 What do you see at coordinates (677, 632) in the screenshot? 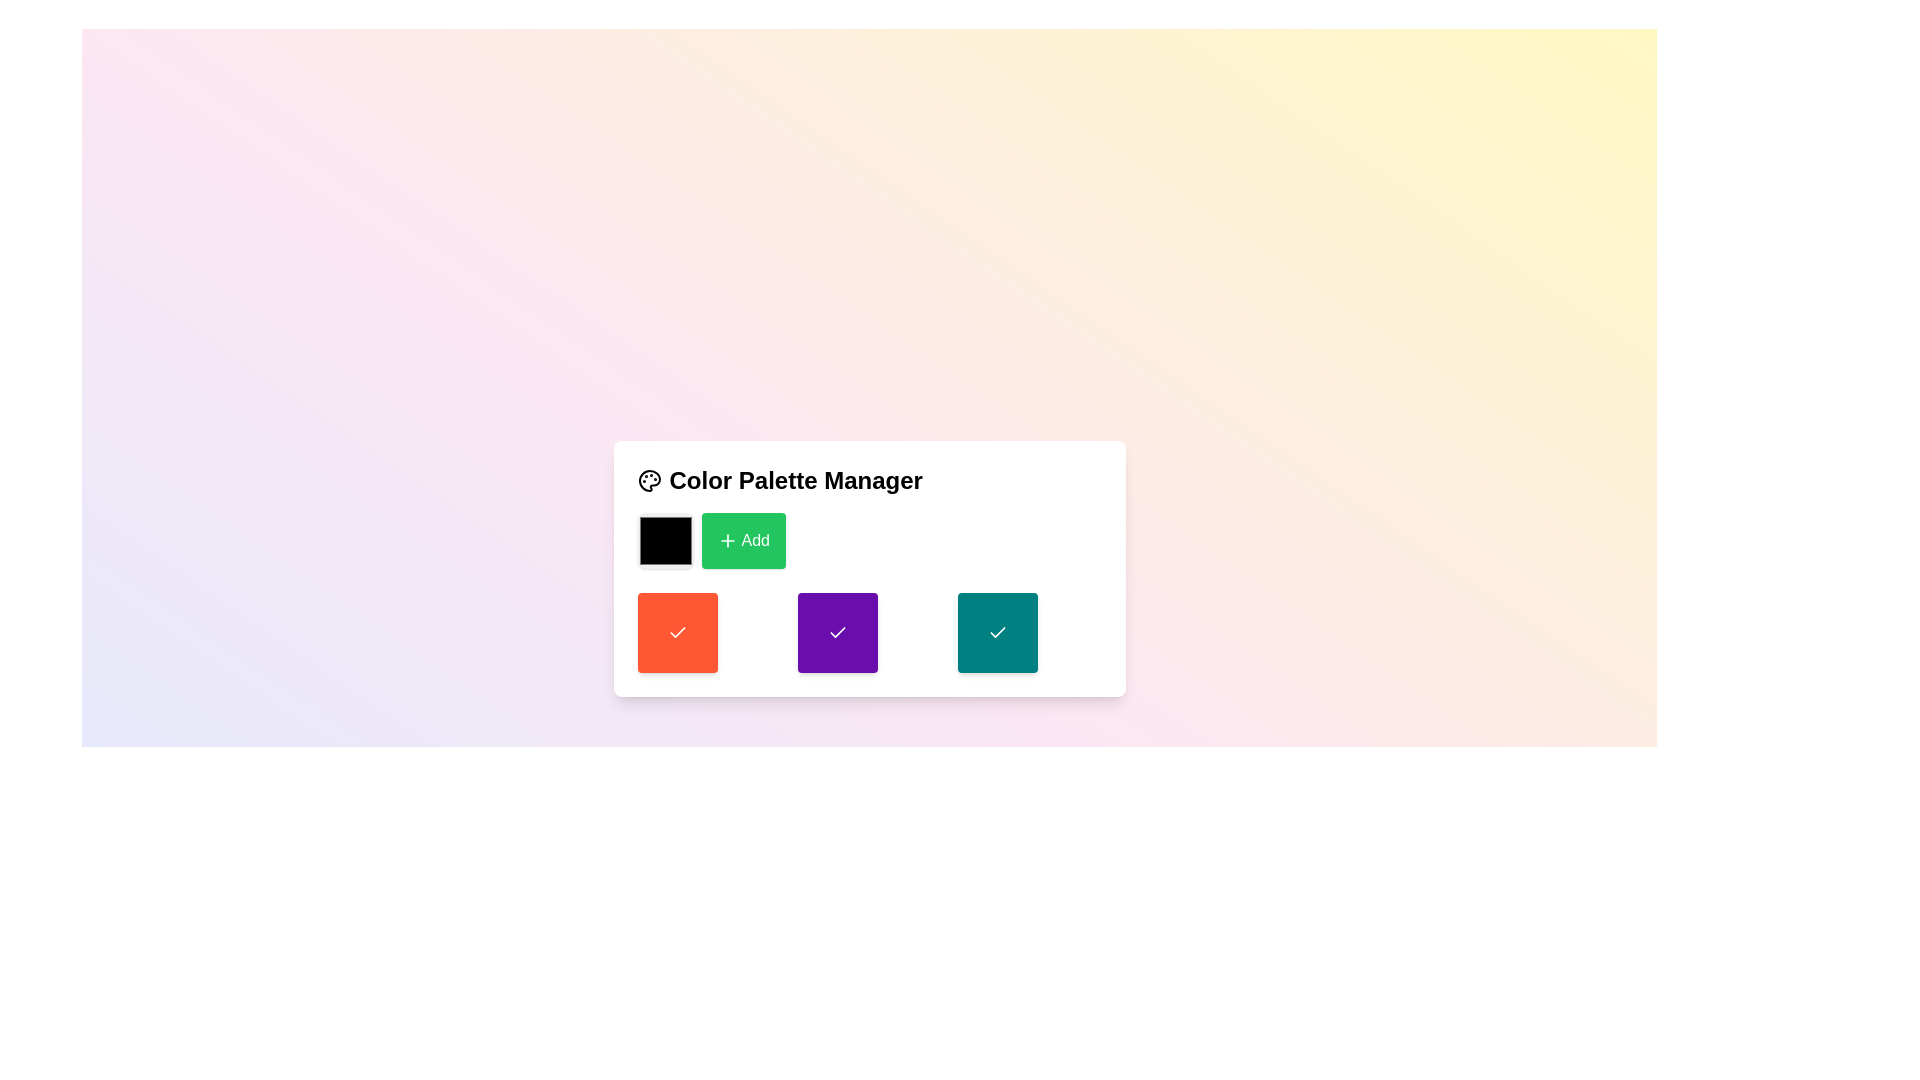
I see `the first selectable color box with a rounded corner design and orange-red background, which contains a white checkmark icon` at bounding box center [677, 632].